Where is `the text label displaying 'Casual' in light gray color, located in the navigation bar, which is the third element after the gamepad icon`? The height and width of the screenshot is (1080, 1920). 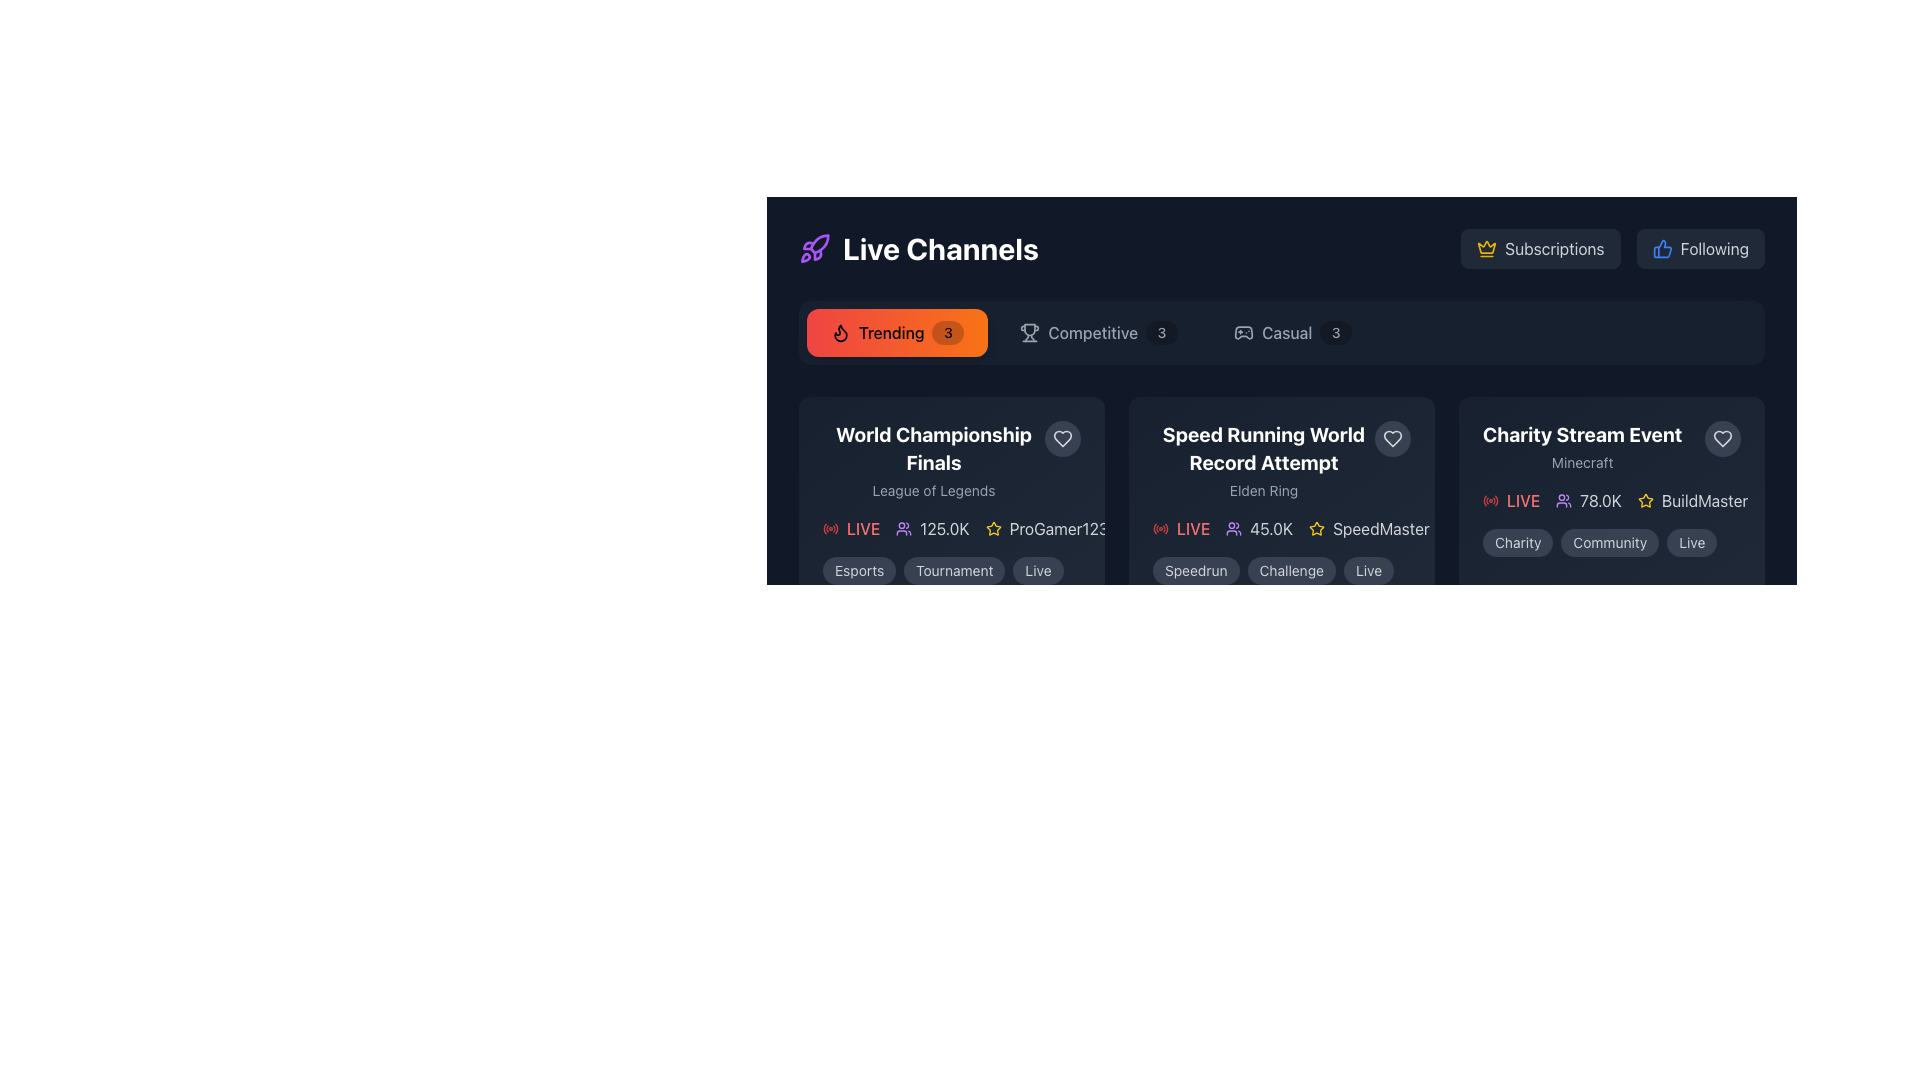
the text label displaying 'Casual' in light gray color, located in the navigation bar, which is the third element after the gamepad icon is located at coordinates (1287, 331).